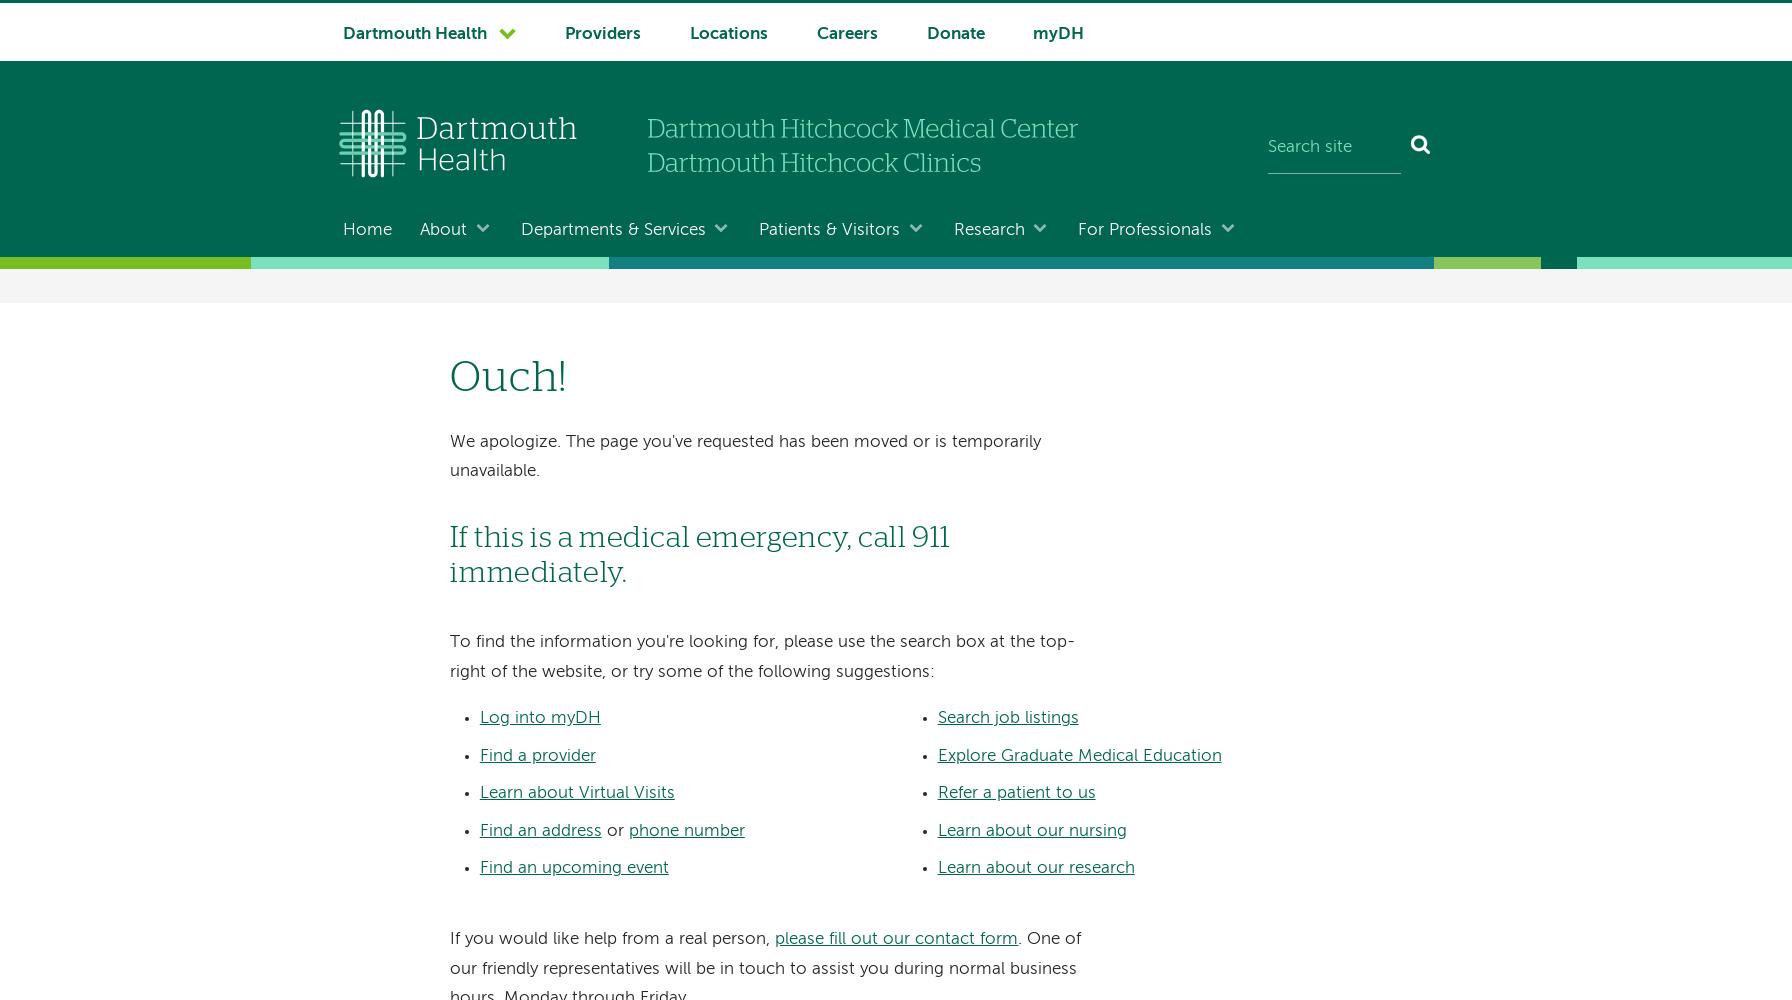  Describe the element at coordinates (446, 677) in the screenshot. I see `'History'` at that location.